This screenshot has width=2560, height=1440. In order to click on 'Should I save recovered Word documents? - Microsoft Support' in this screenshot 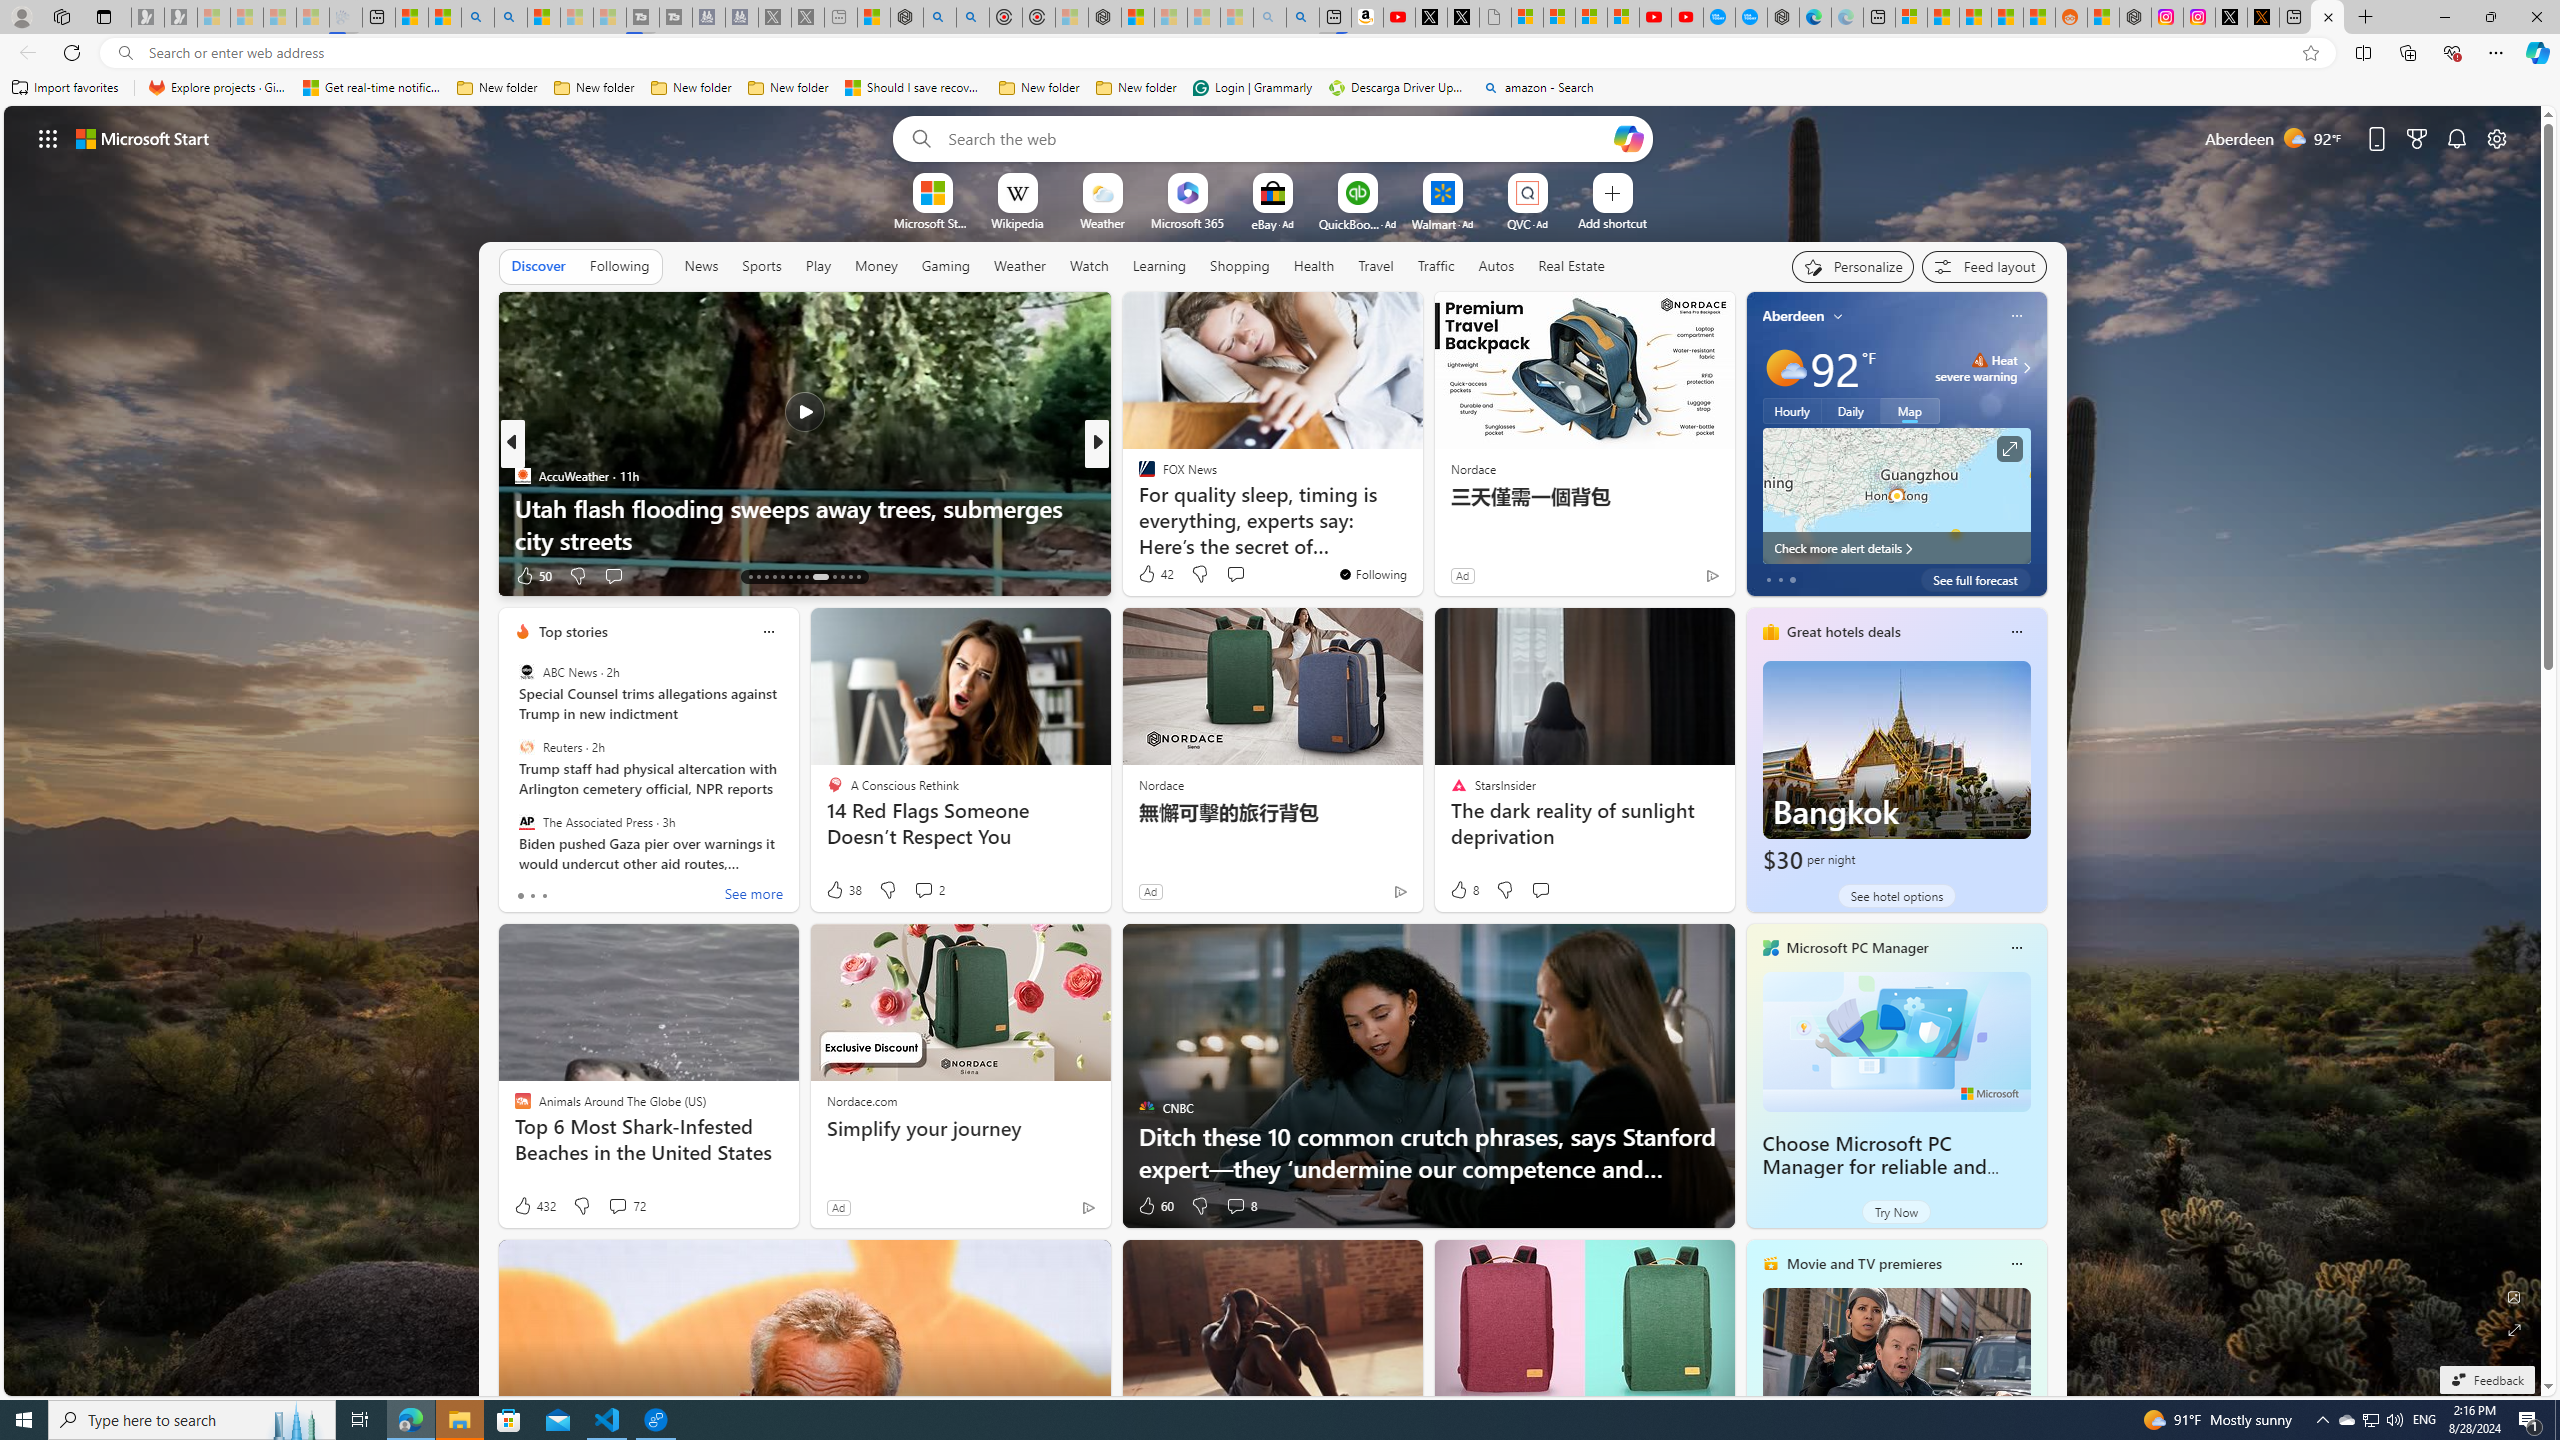, I will do `click(913, 87)`.